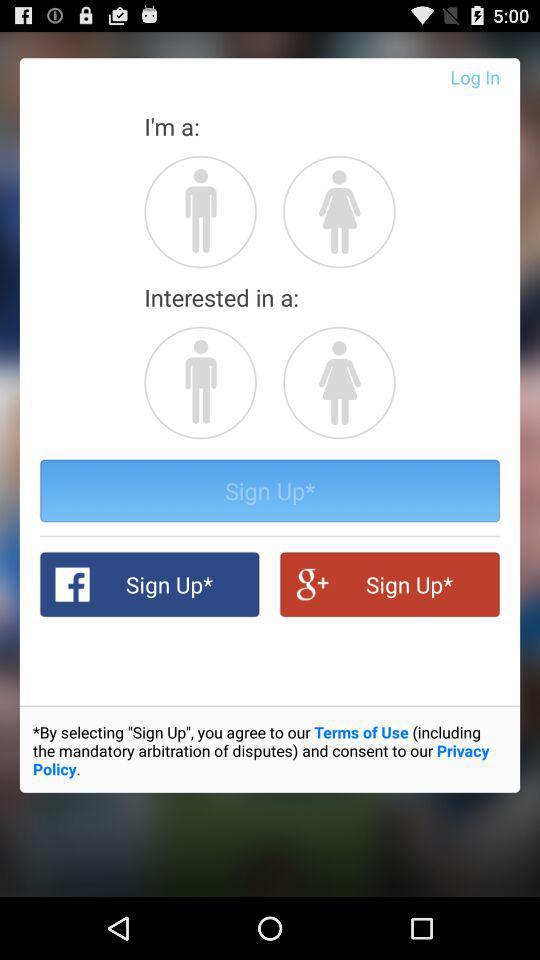 The width and height of the screenshot is (540, 960). What do you see at coordinates (200, 381) in the screenshot?
I see `first icon below interested in a` at bounding box center [200, 381].